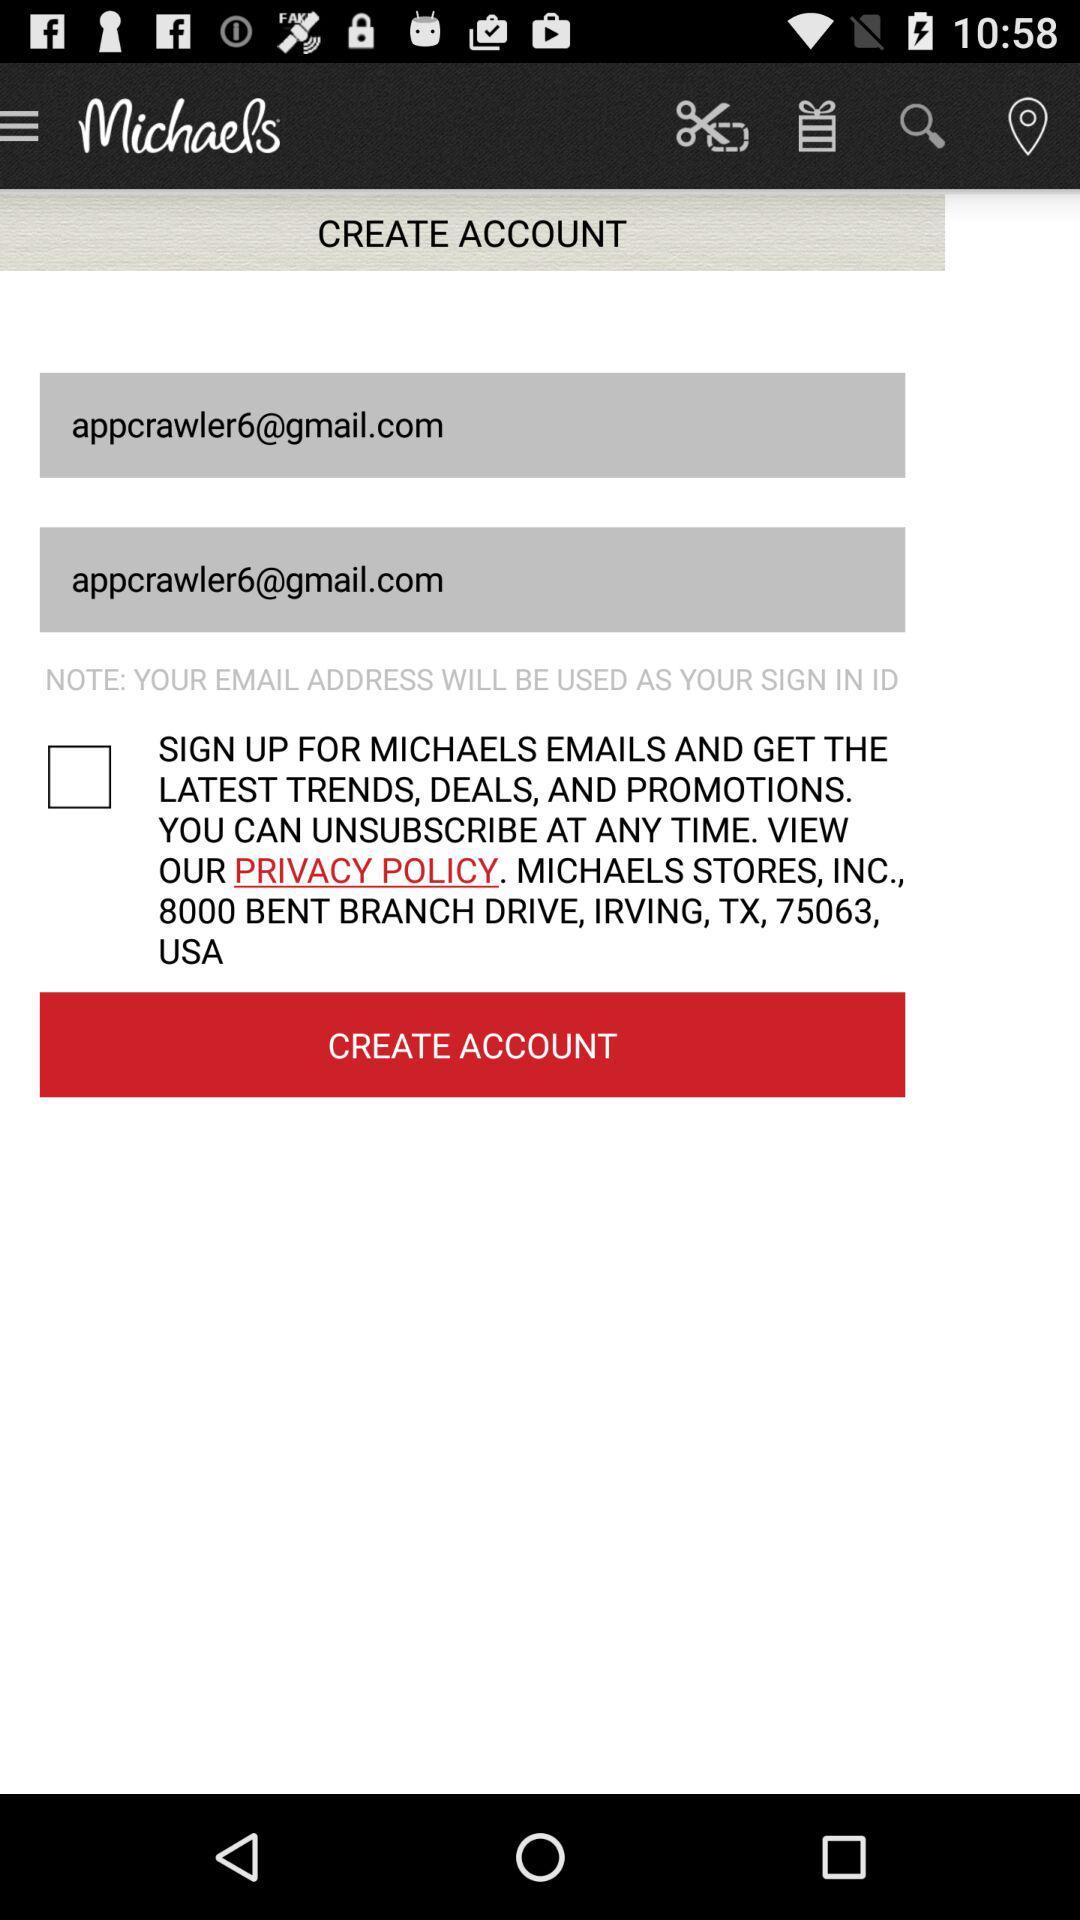 Image resolution: width=1080 pixels, height=1920 pixels. Describe the element at coordinates (99, 776) in the screenshot. I see `confirm subscription` at that location.